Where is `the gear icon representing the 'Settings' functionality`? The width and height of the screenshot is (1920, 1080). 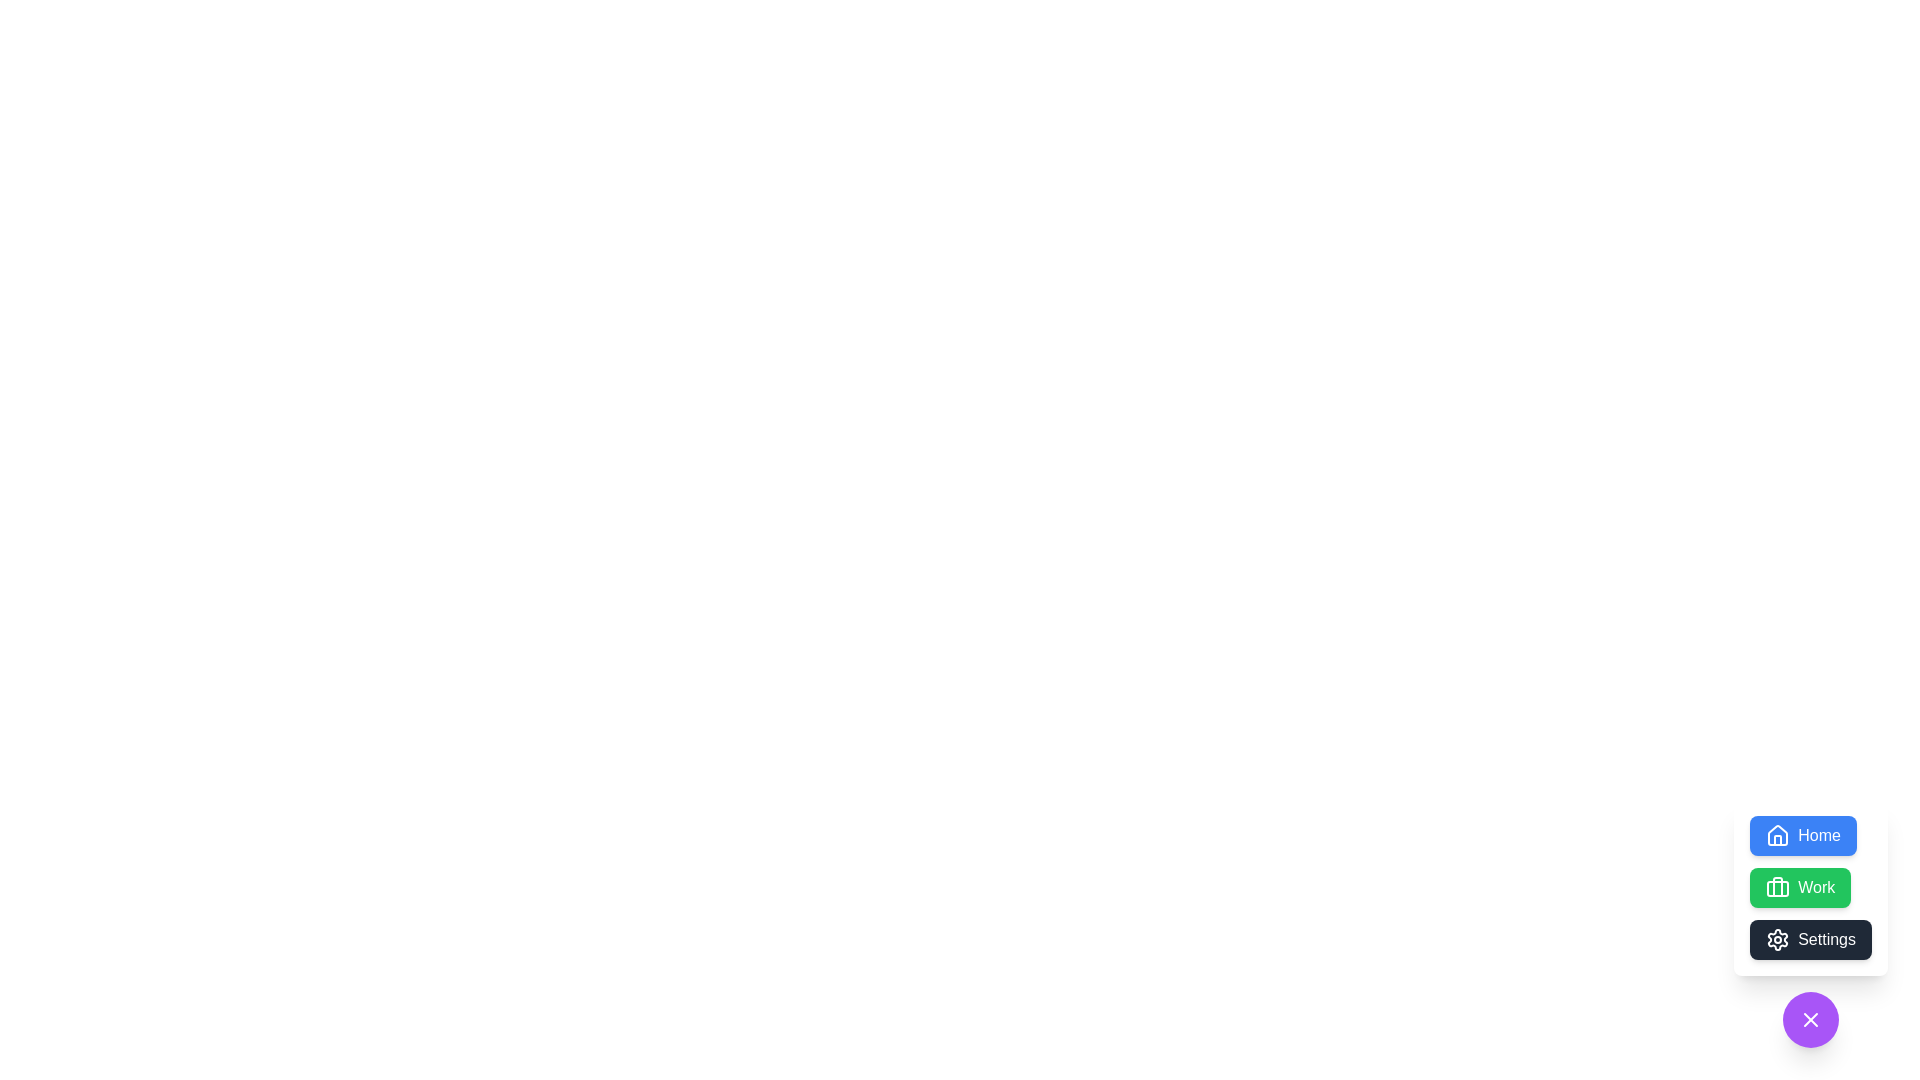 the gear icon representing the 'Settings' functionality is located at coordinates (1778, 940).